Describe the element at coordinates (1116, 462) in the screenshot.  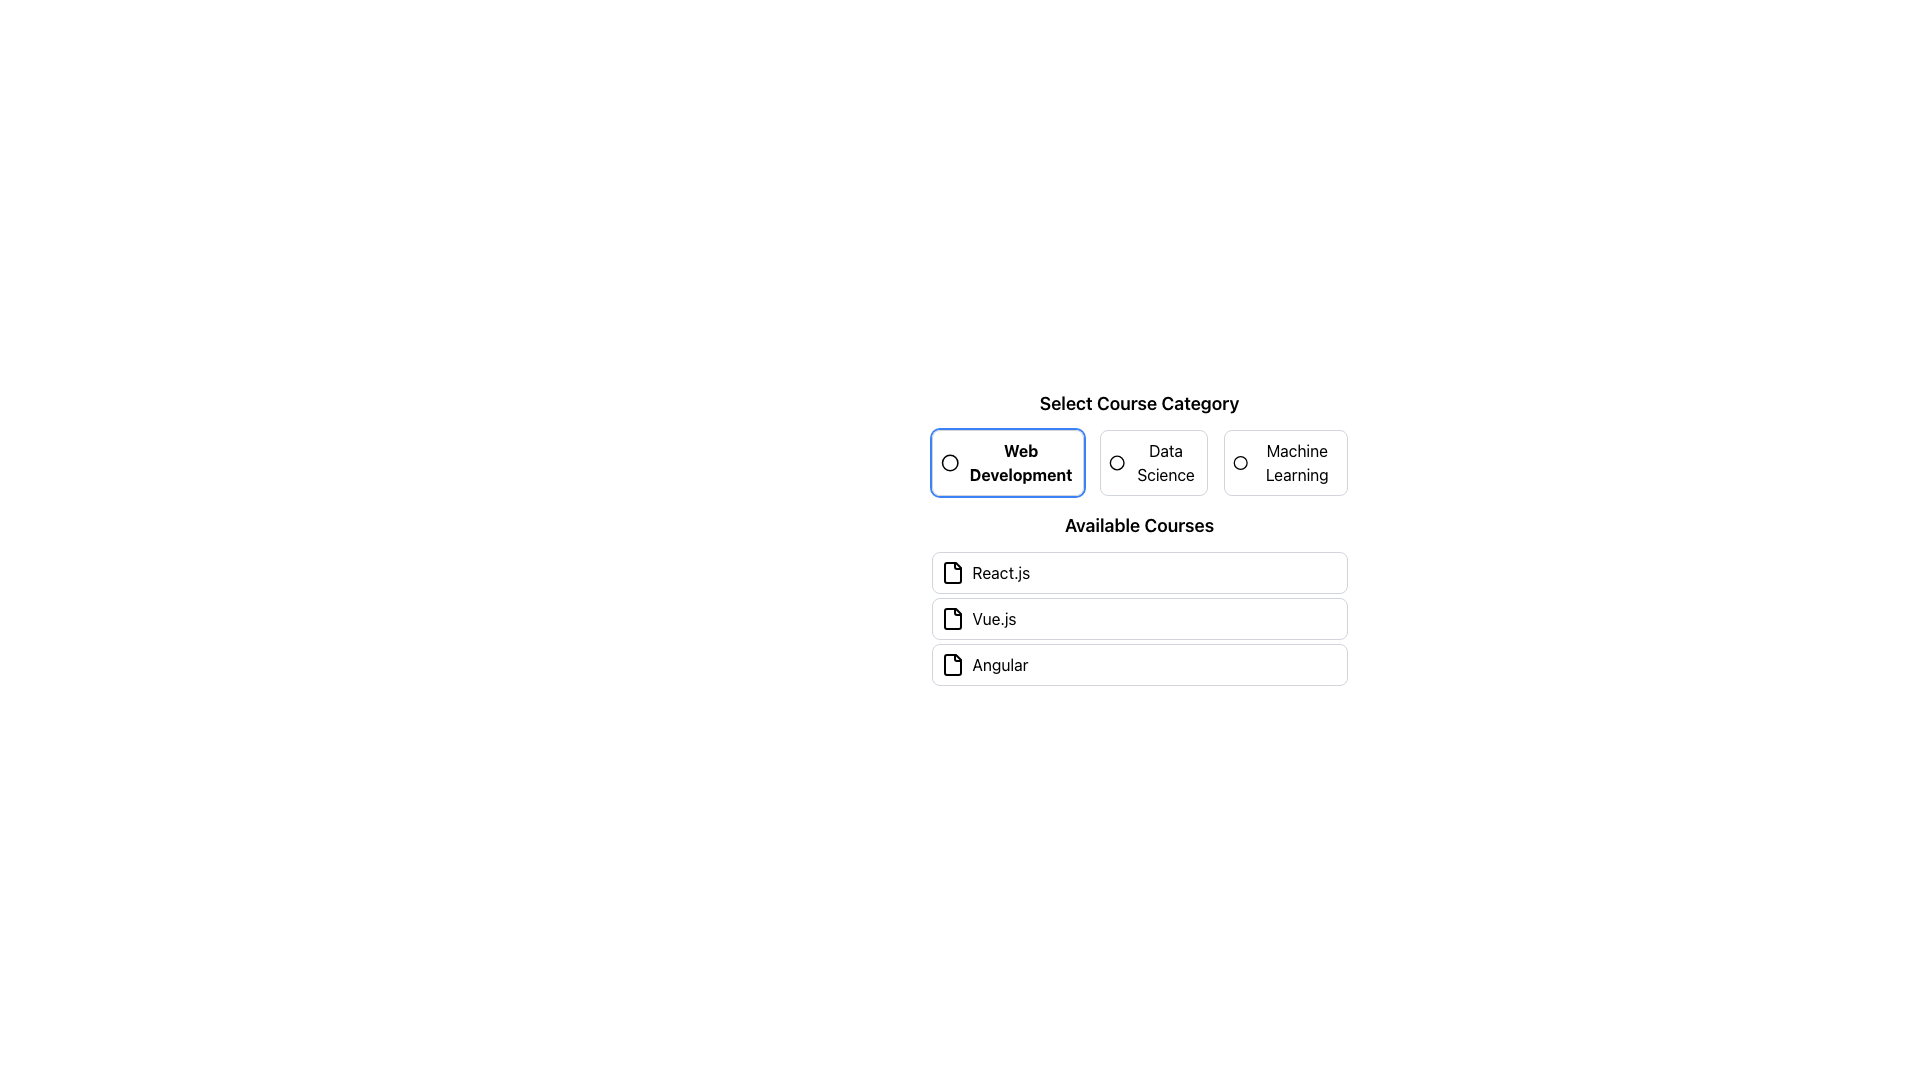
I see `the inner circle of the radio button for the 'Data Science' category` at that location.